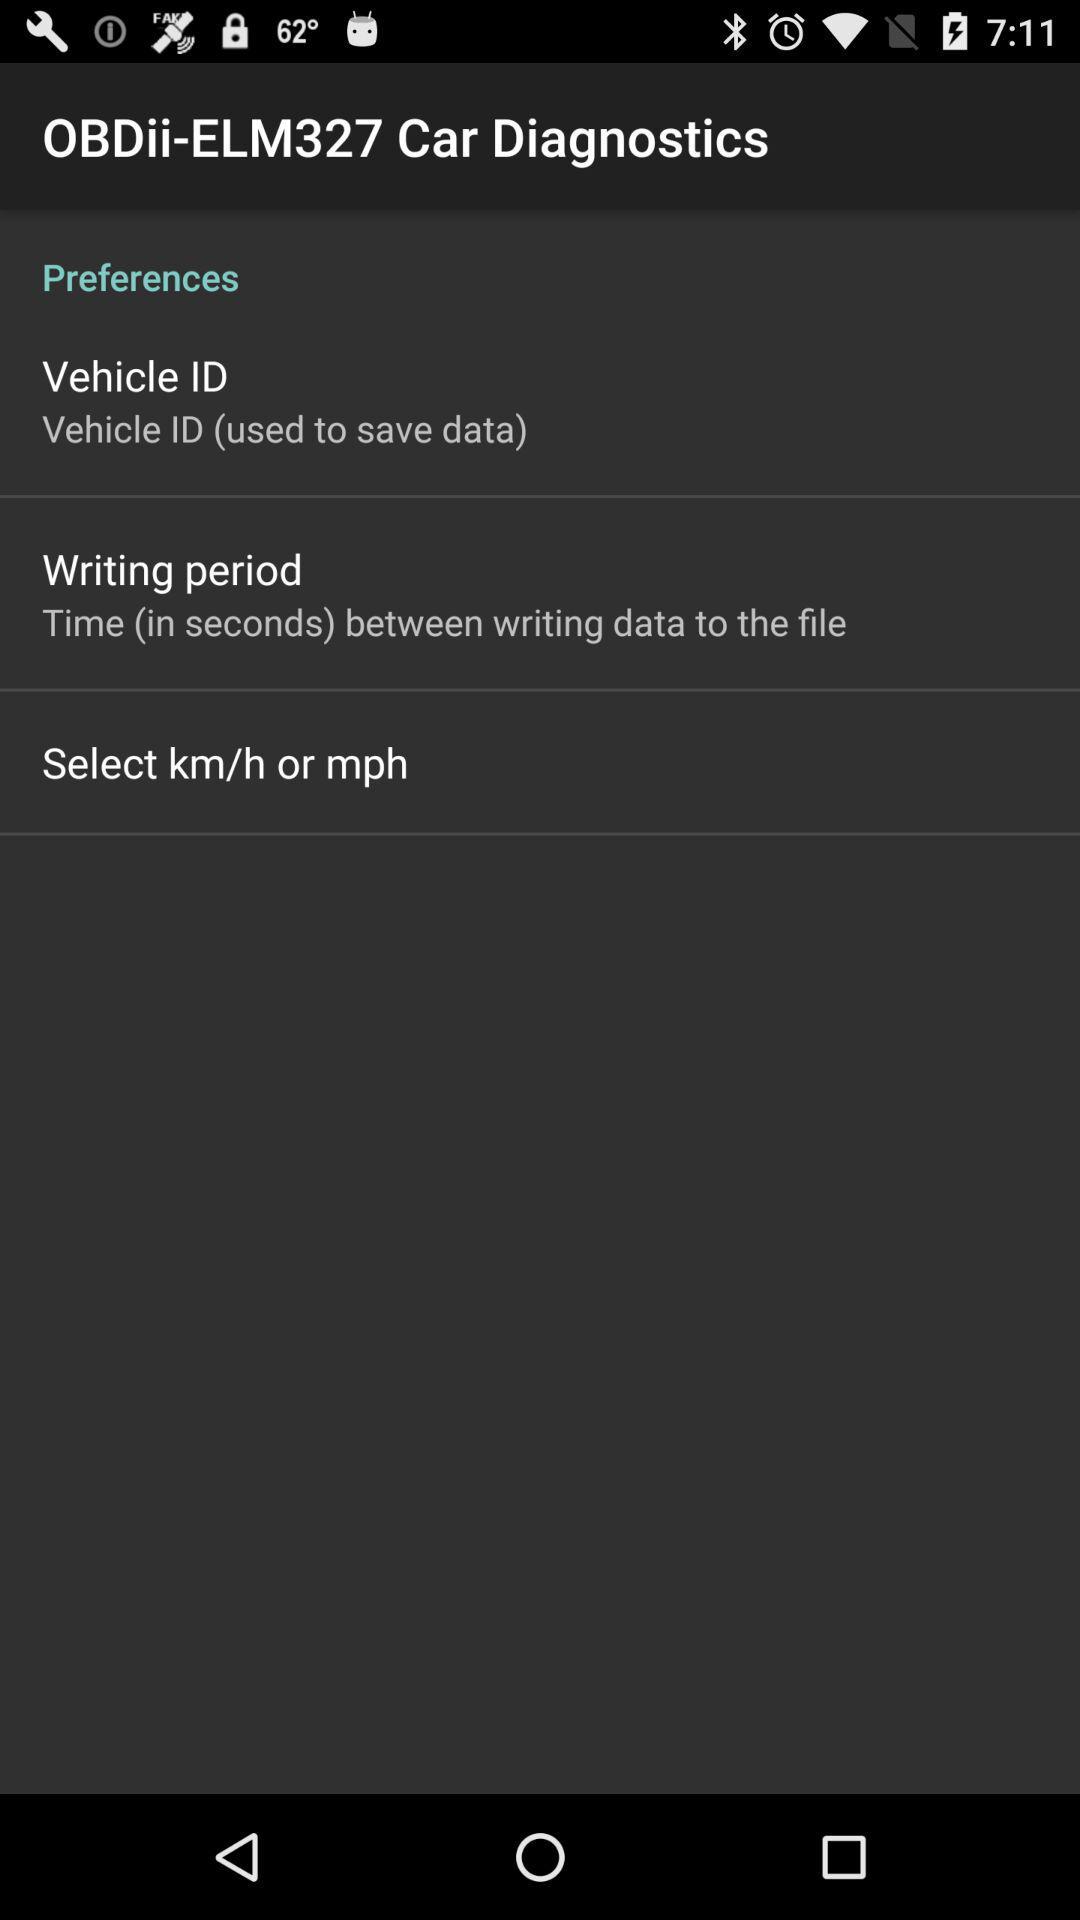  I want to click on select km h item, so click(225, 761).